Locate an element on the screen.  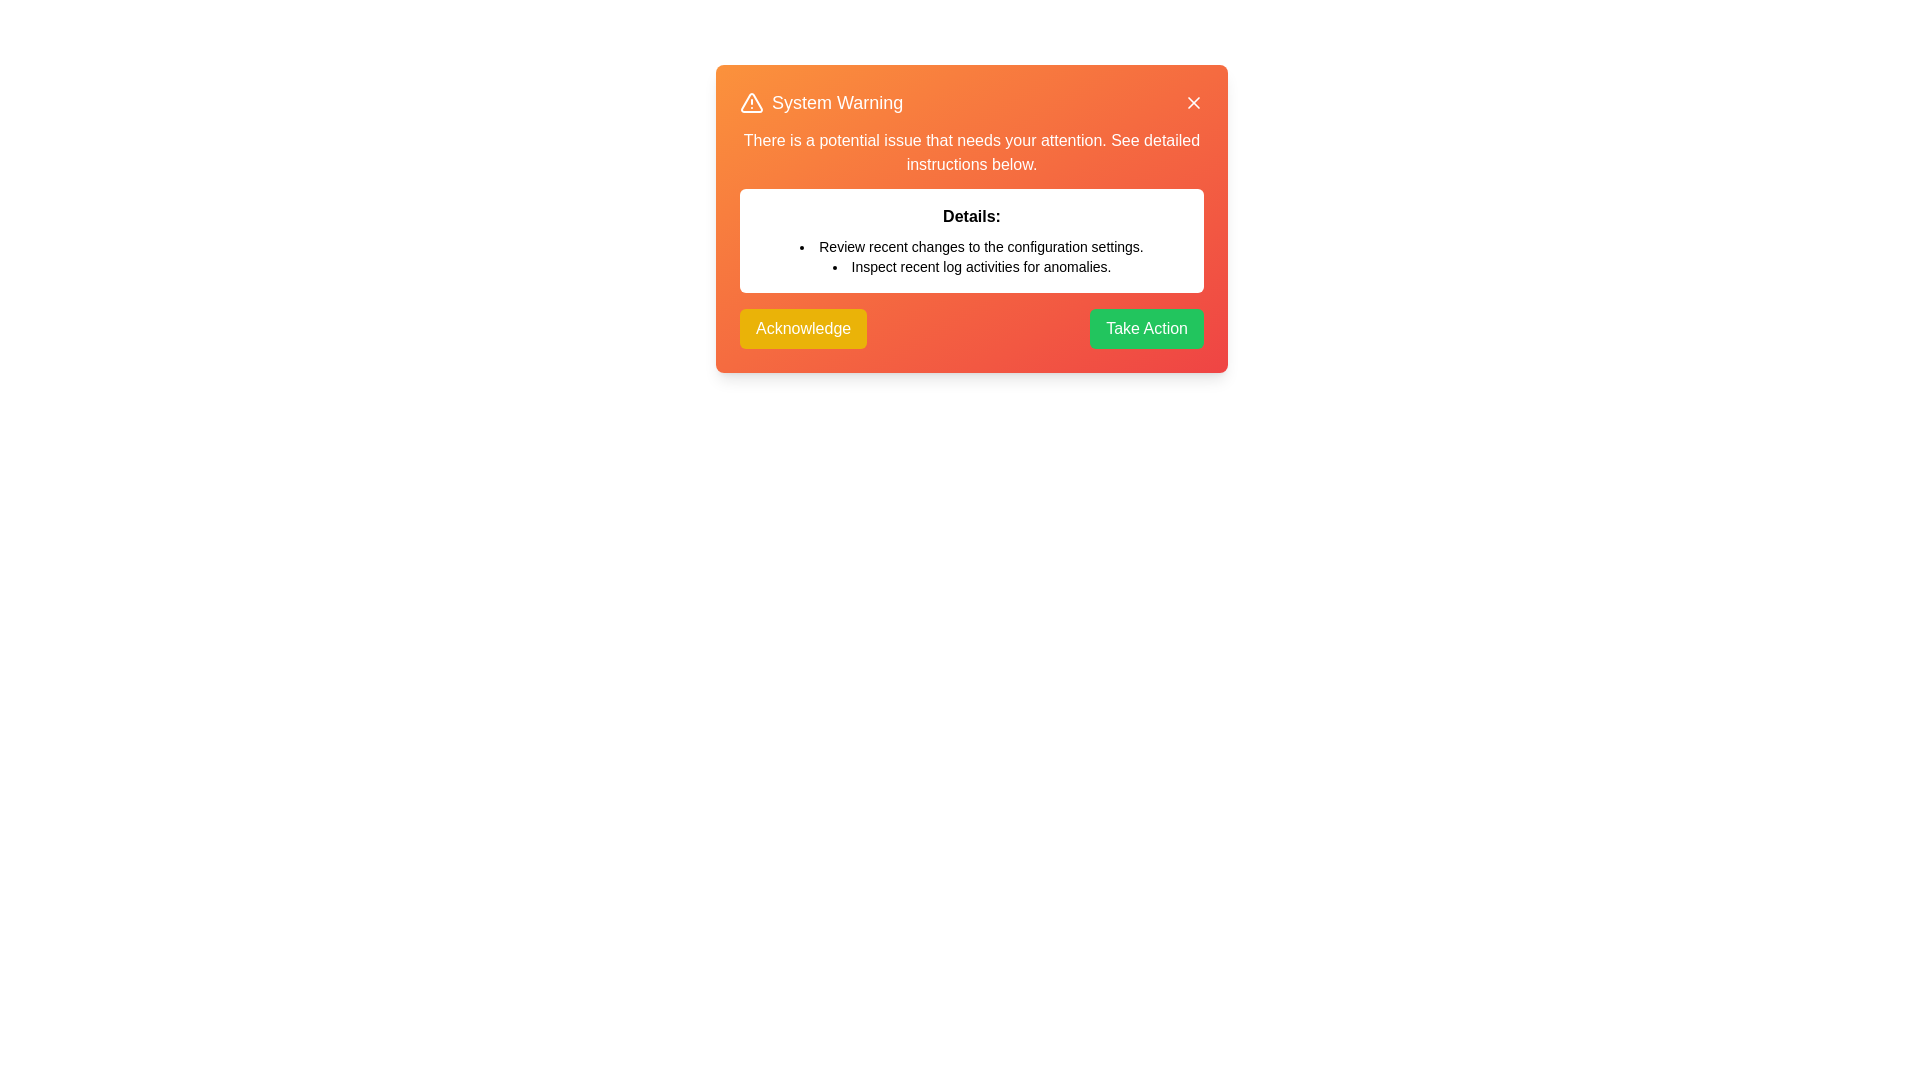
the 'System Warning' text label located at the top-left corner of the notification panel, which is prominently displayed in a medium-sized font against a vivid orange gradient background is located at coordinates (837, 103).